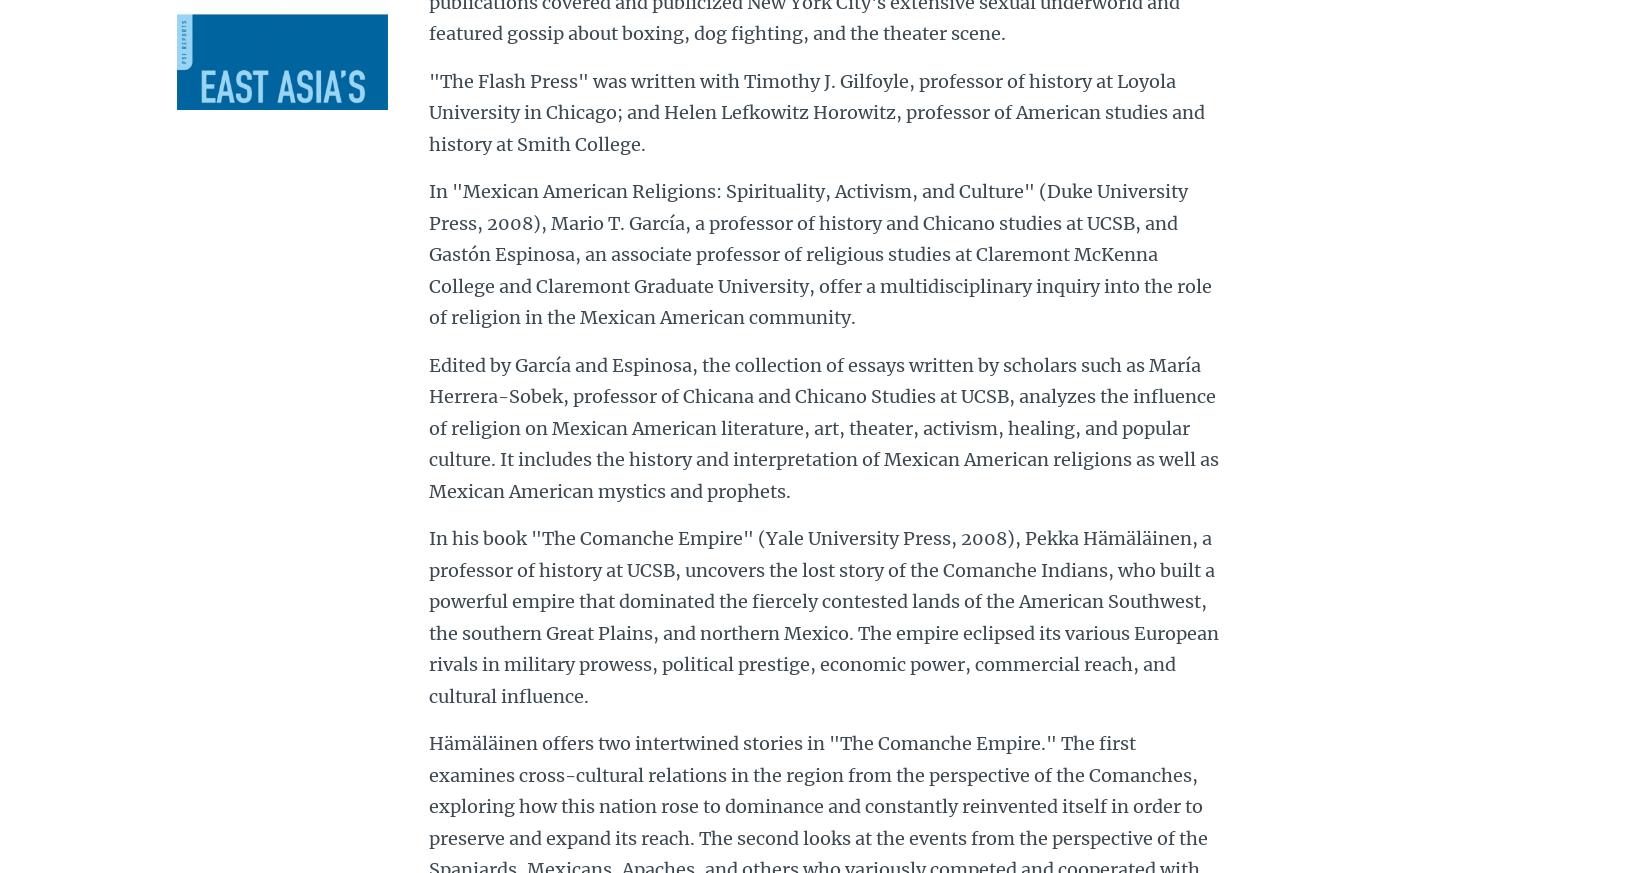 The height and width of the screenshot is (873, 1650). I want to click on 'Related Stories', so click(245, 274).